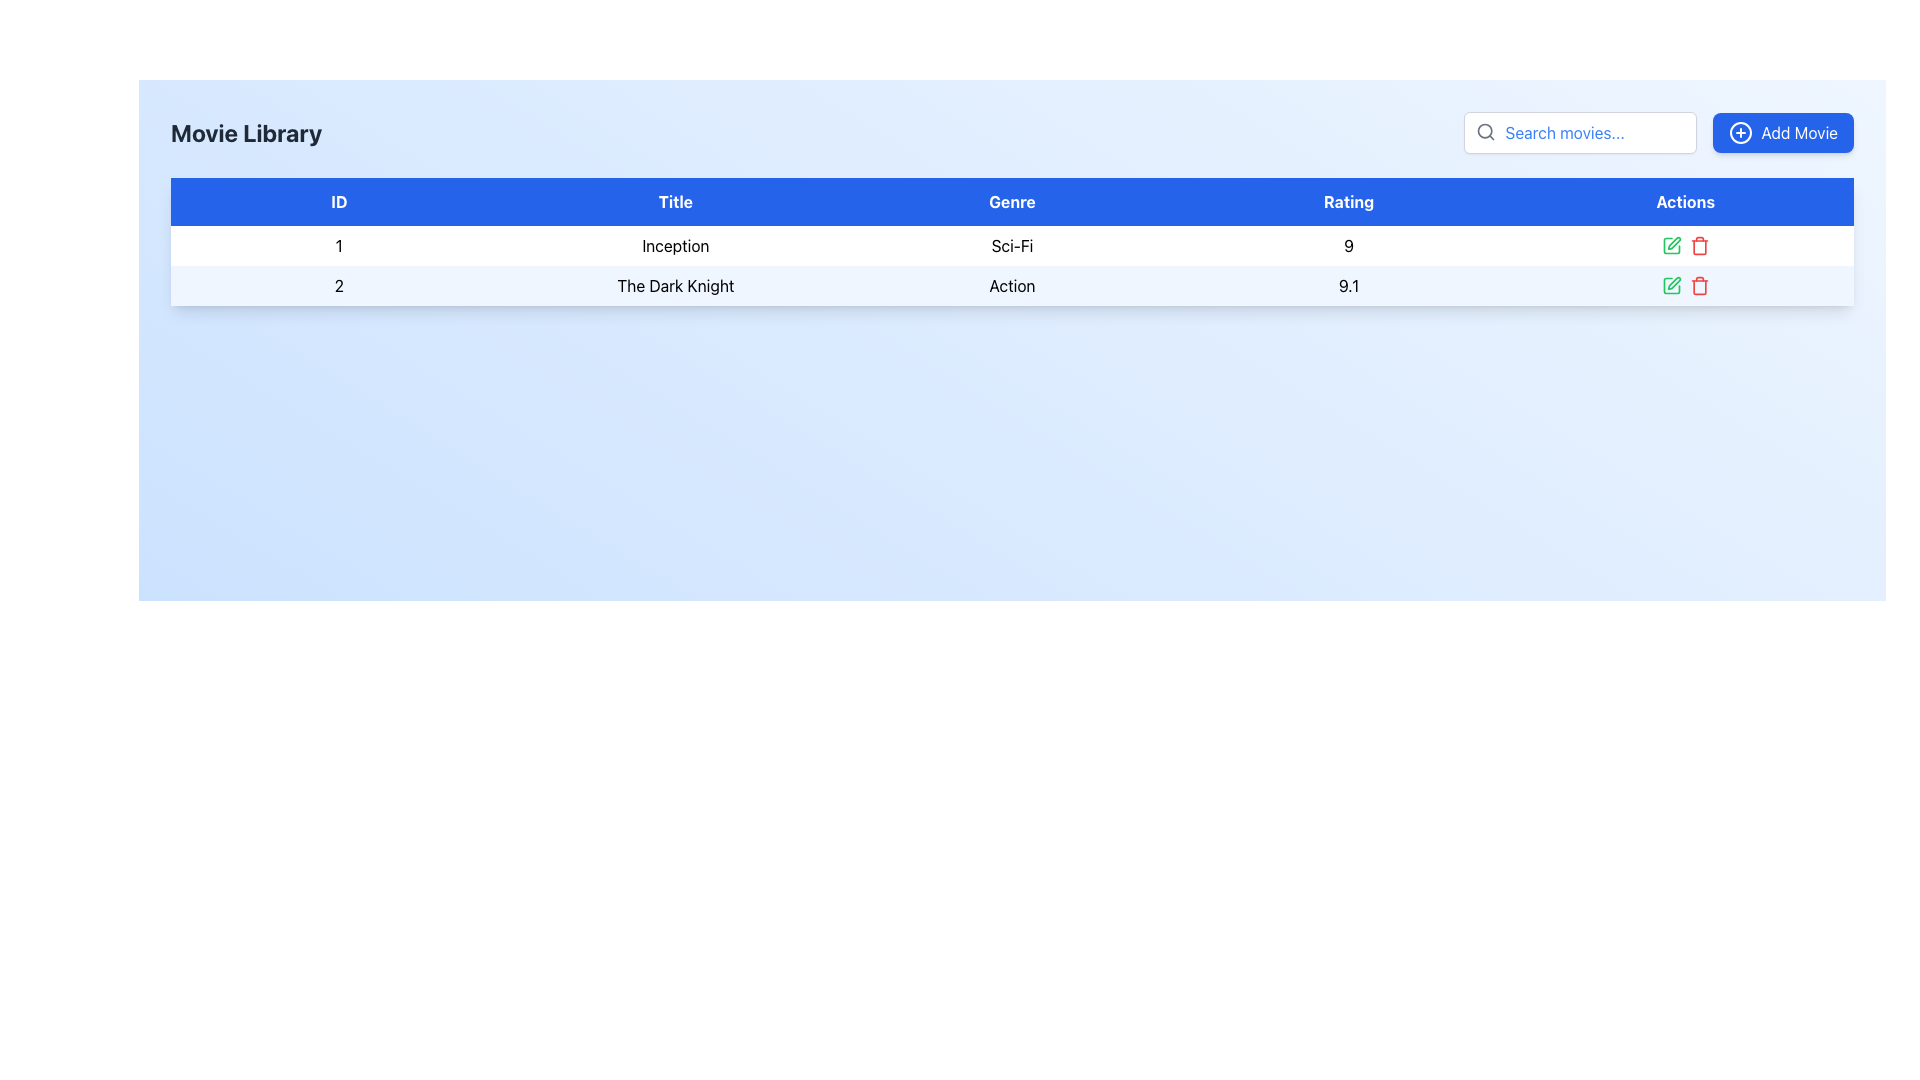 Image resolution: width=1920 pixels, height=1080 pixels. What do you see at coordinates (1012, 245) in the screenshot?
I see `the static text label displaying the genre 'Sci-Fi' in the 'Genre' column of the first row under the 'Movie Library' table` at bounding box center [1012, 245].